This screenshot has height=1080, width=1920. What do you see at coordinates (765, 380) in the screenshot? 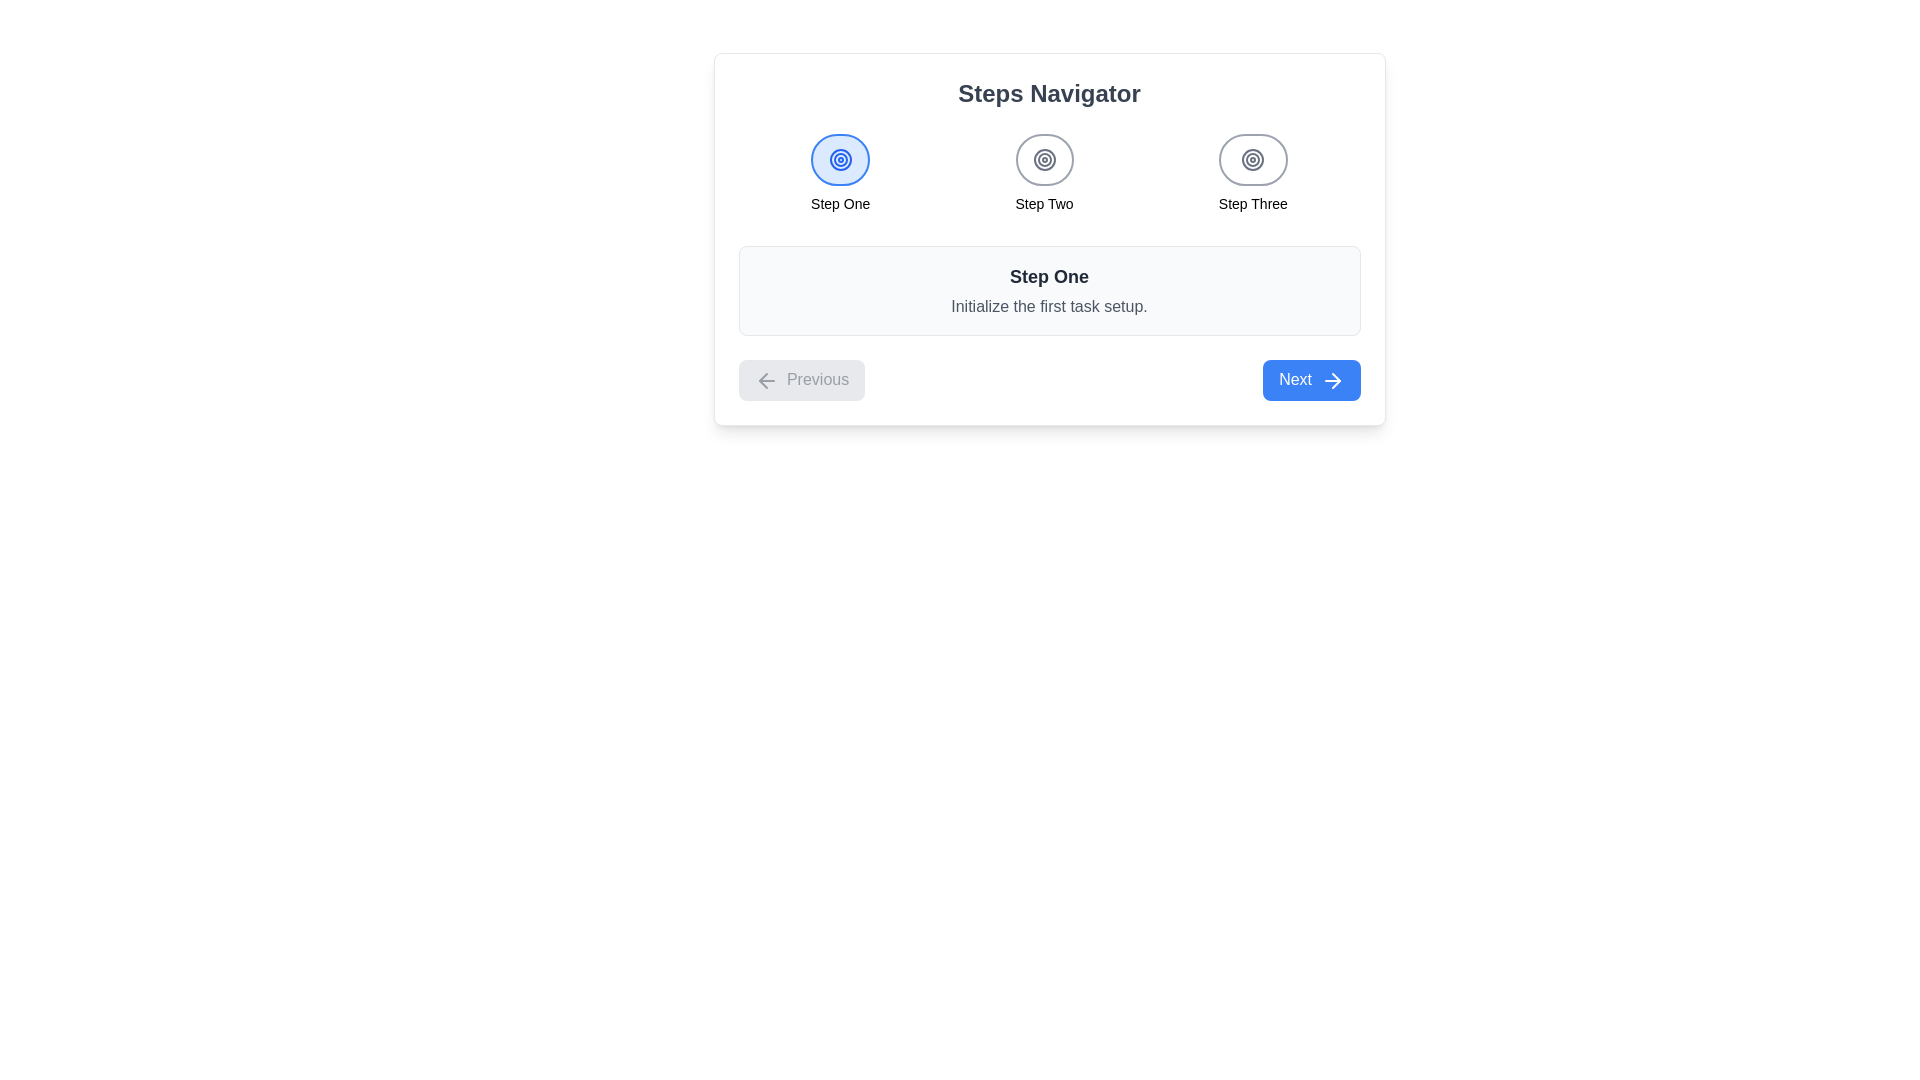
I see `the 'Previous' button that contains the left-arrow icon styled with rounded ends and sharp corners, located at the bottom-left of the card component` at bounding box center [765, 380].